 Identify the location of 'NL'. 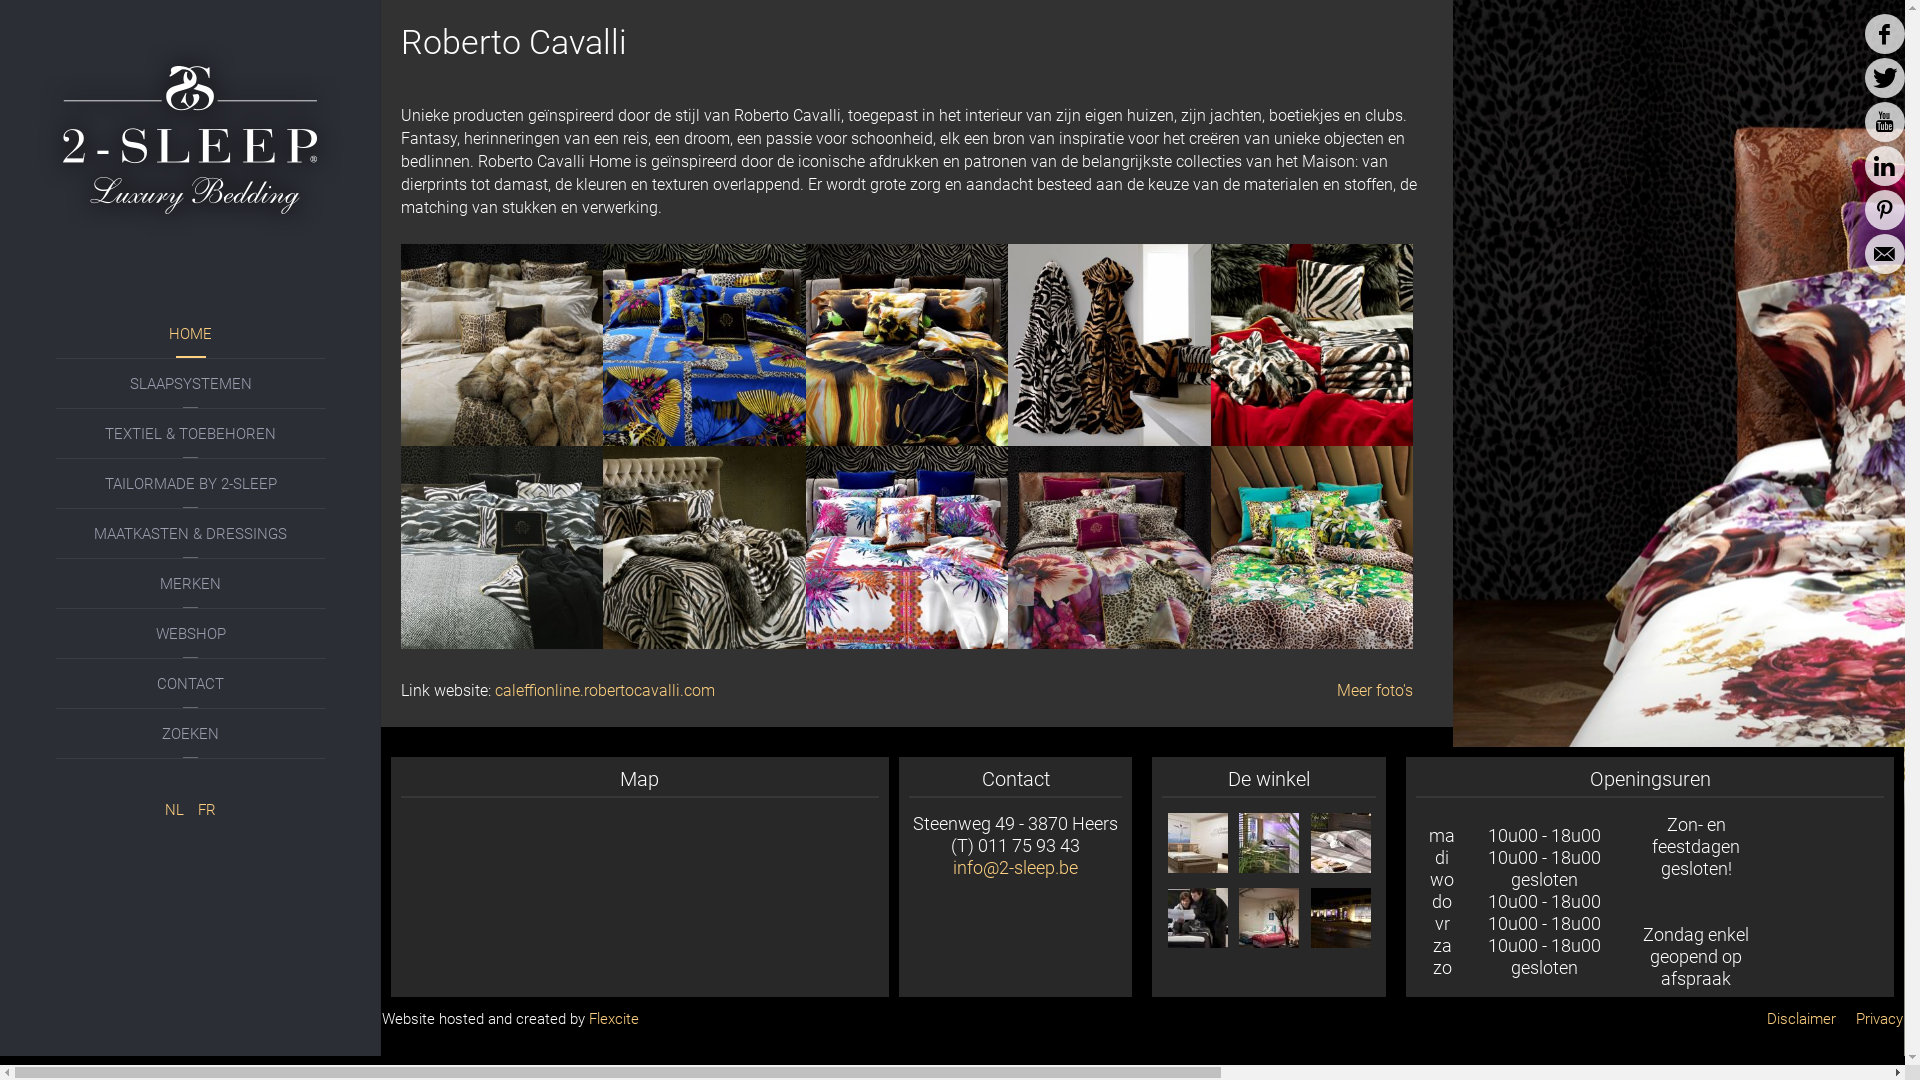
(176, 810).